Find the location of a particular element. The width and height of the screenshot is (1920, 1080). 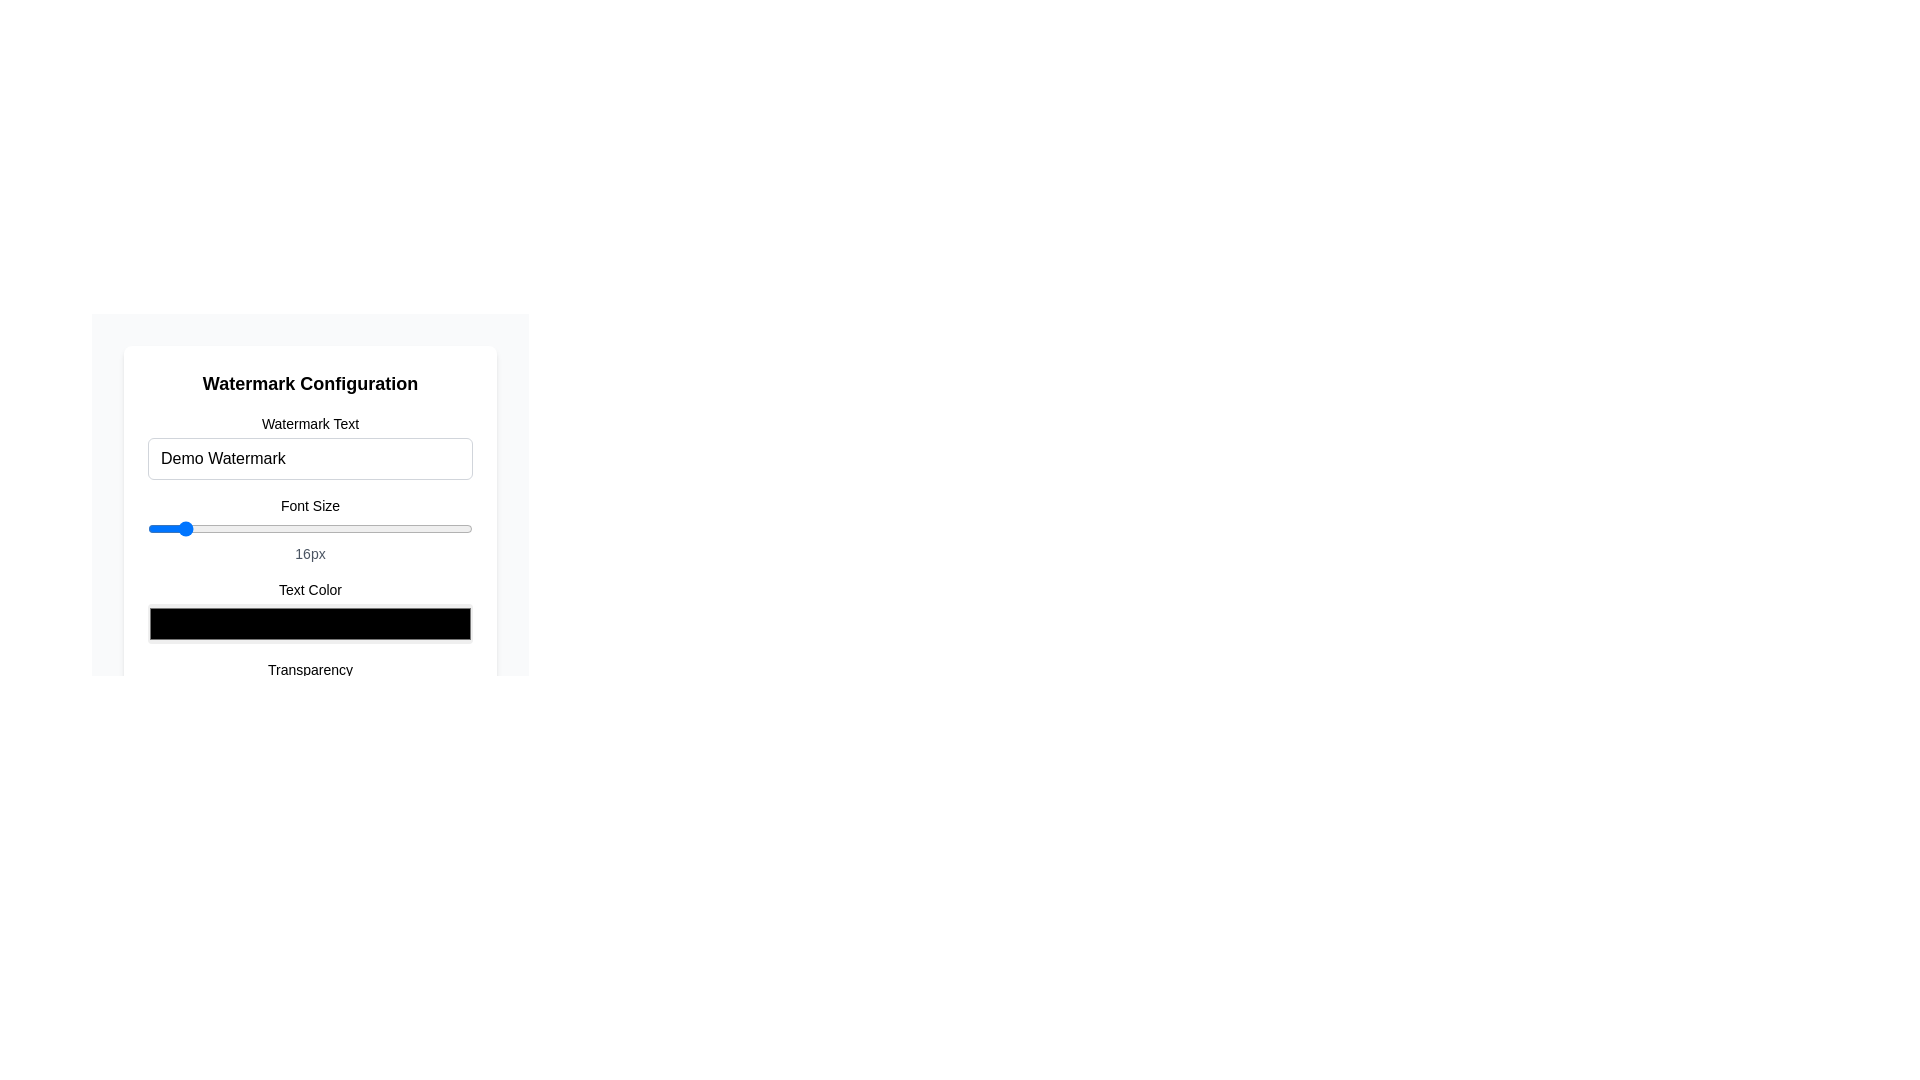

the font size slider is located at coordinates (450, 527).